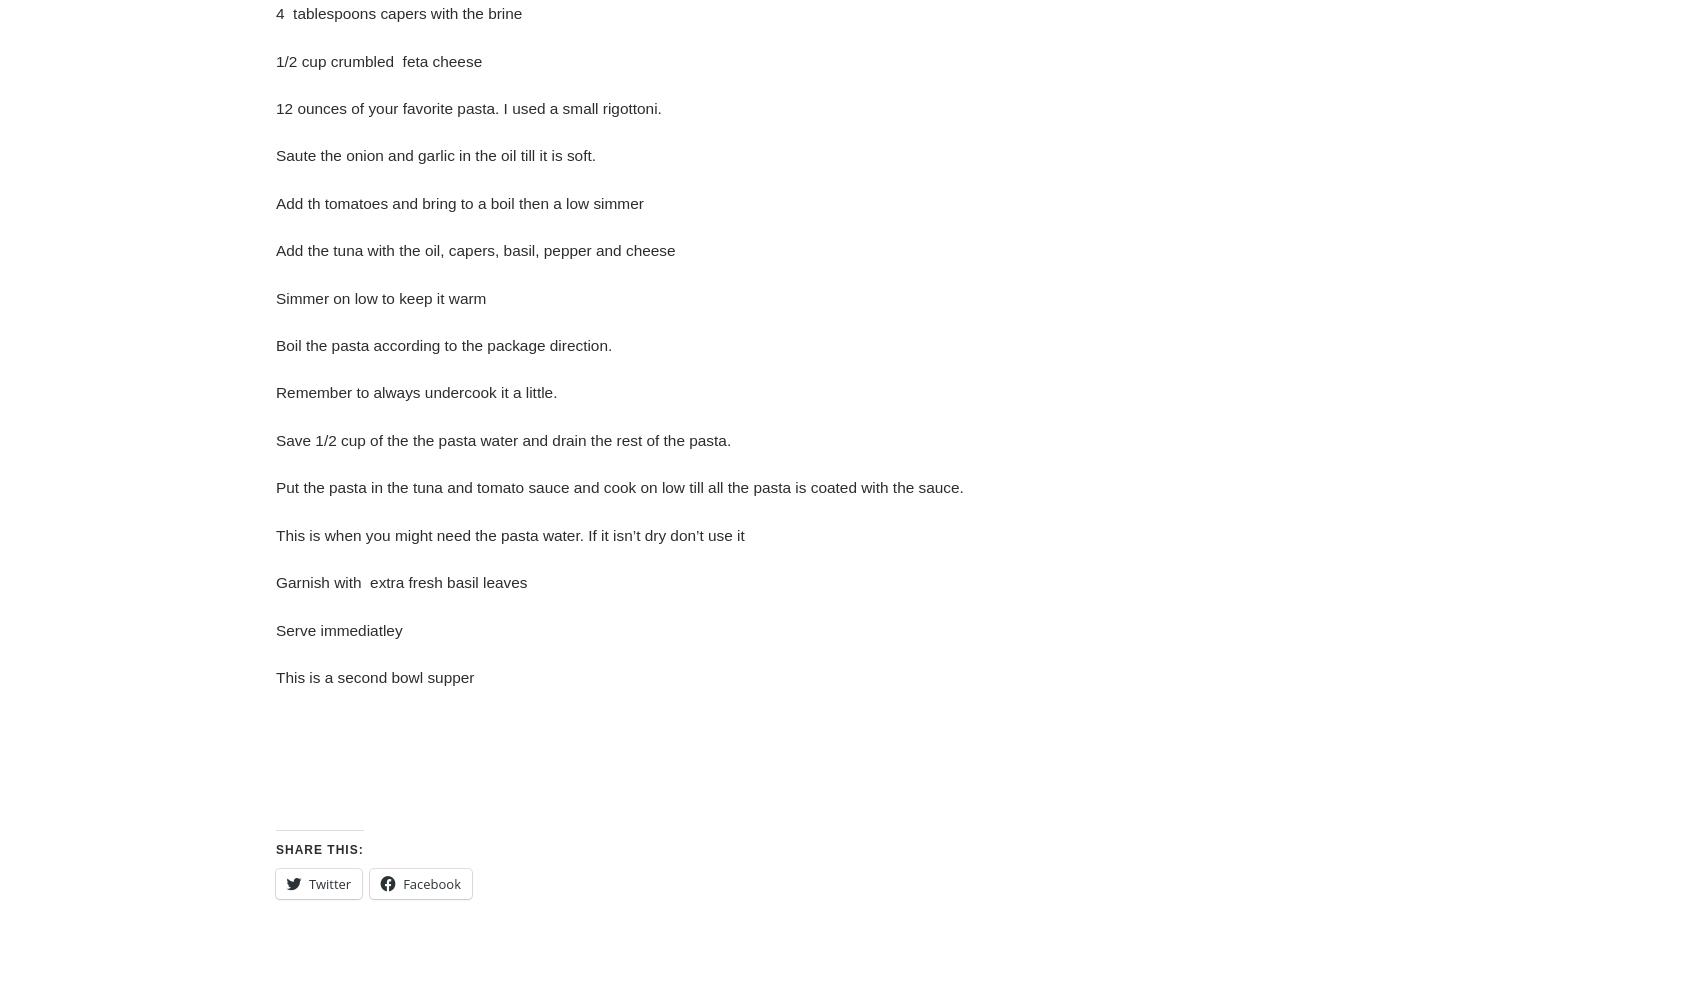 The image size is (1692, 1005). I want to click on '4  tablespoons capers with the brine', so click(398, 13).